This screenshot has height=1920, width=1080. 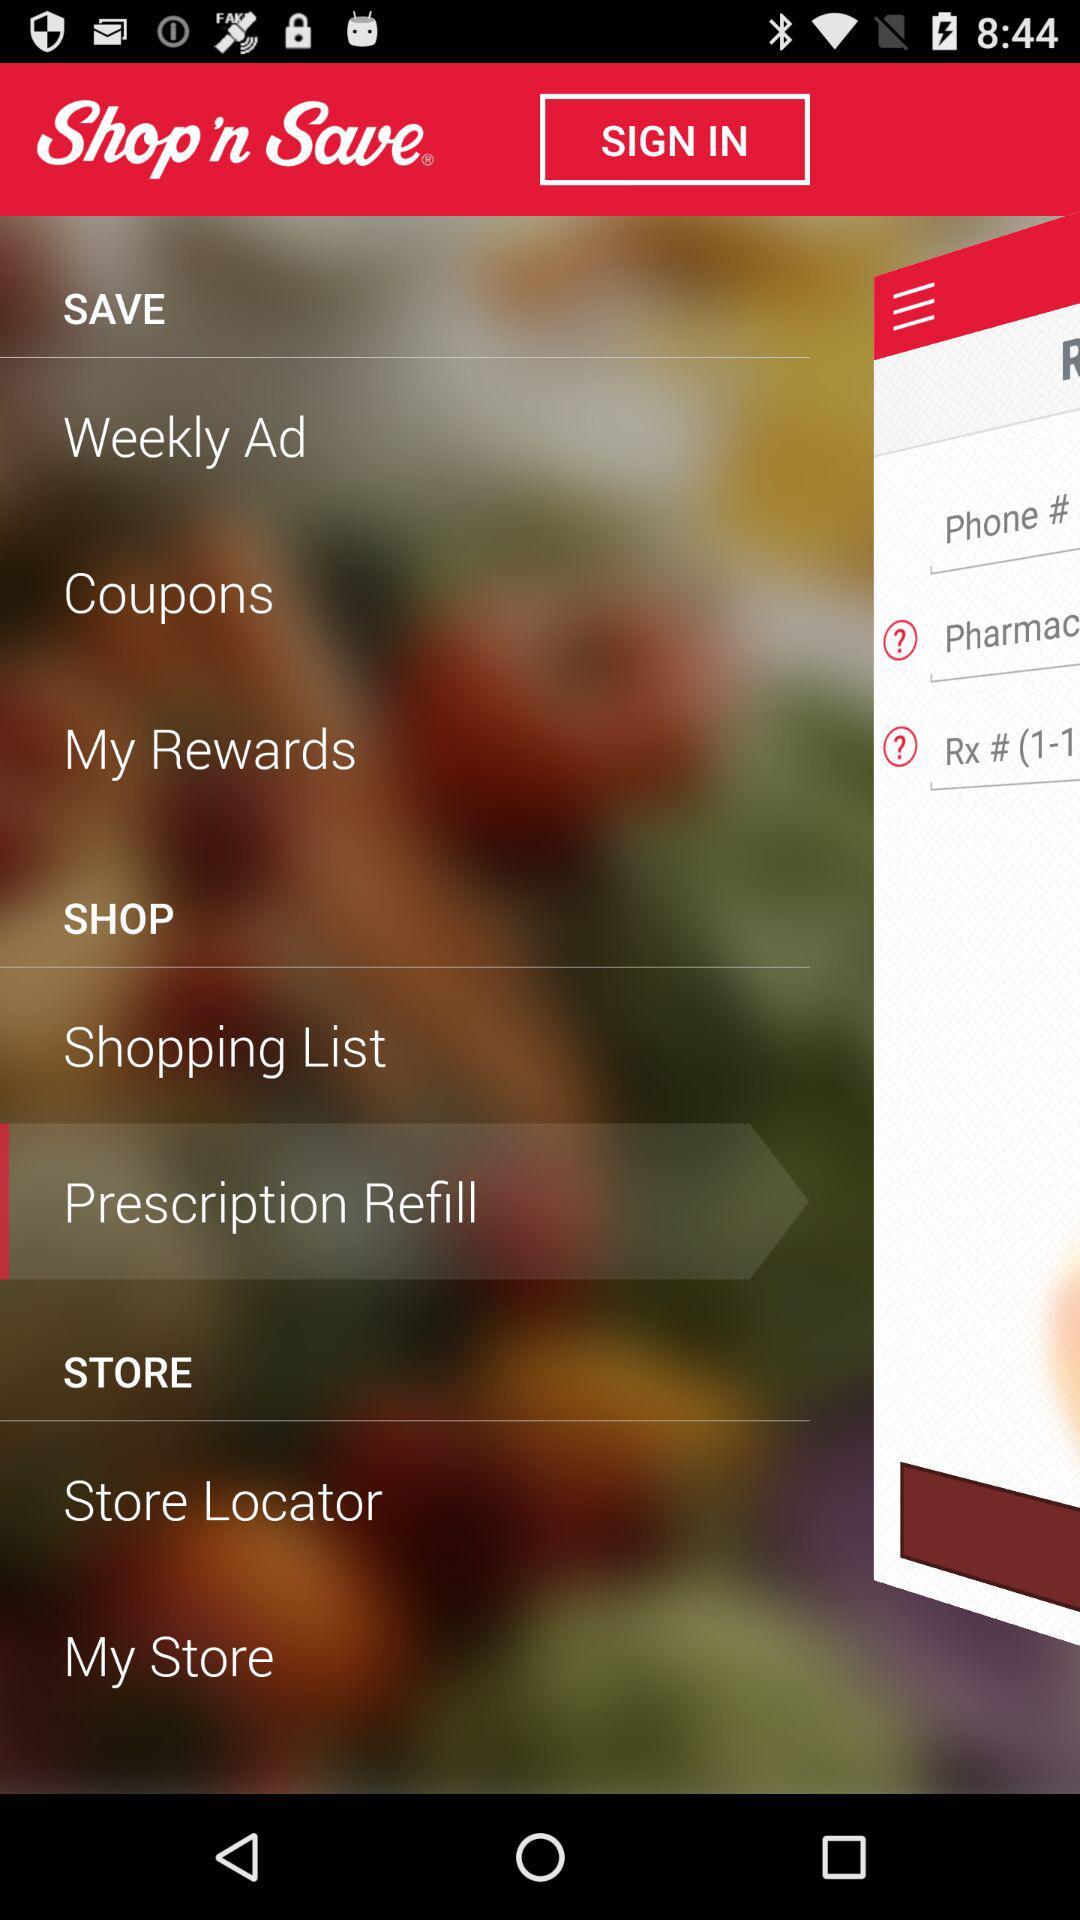 I want to click on item above the save icon, so click(x=233, y=138).